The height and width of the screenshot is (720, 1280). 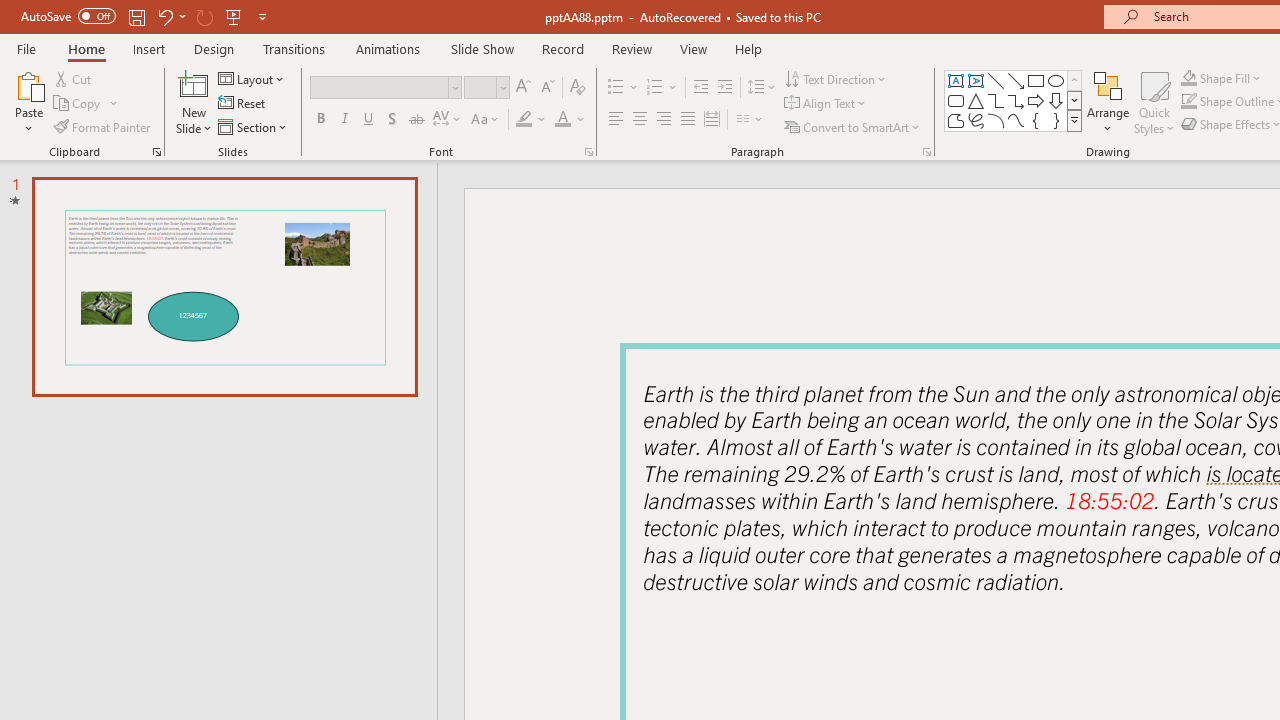 I want to click on 'Shape Outline Teal, Accent 1', so click(x=1189, y=101).